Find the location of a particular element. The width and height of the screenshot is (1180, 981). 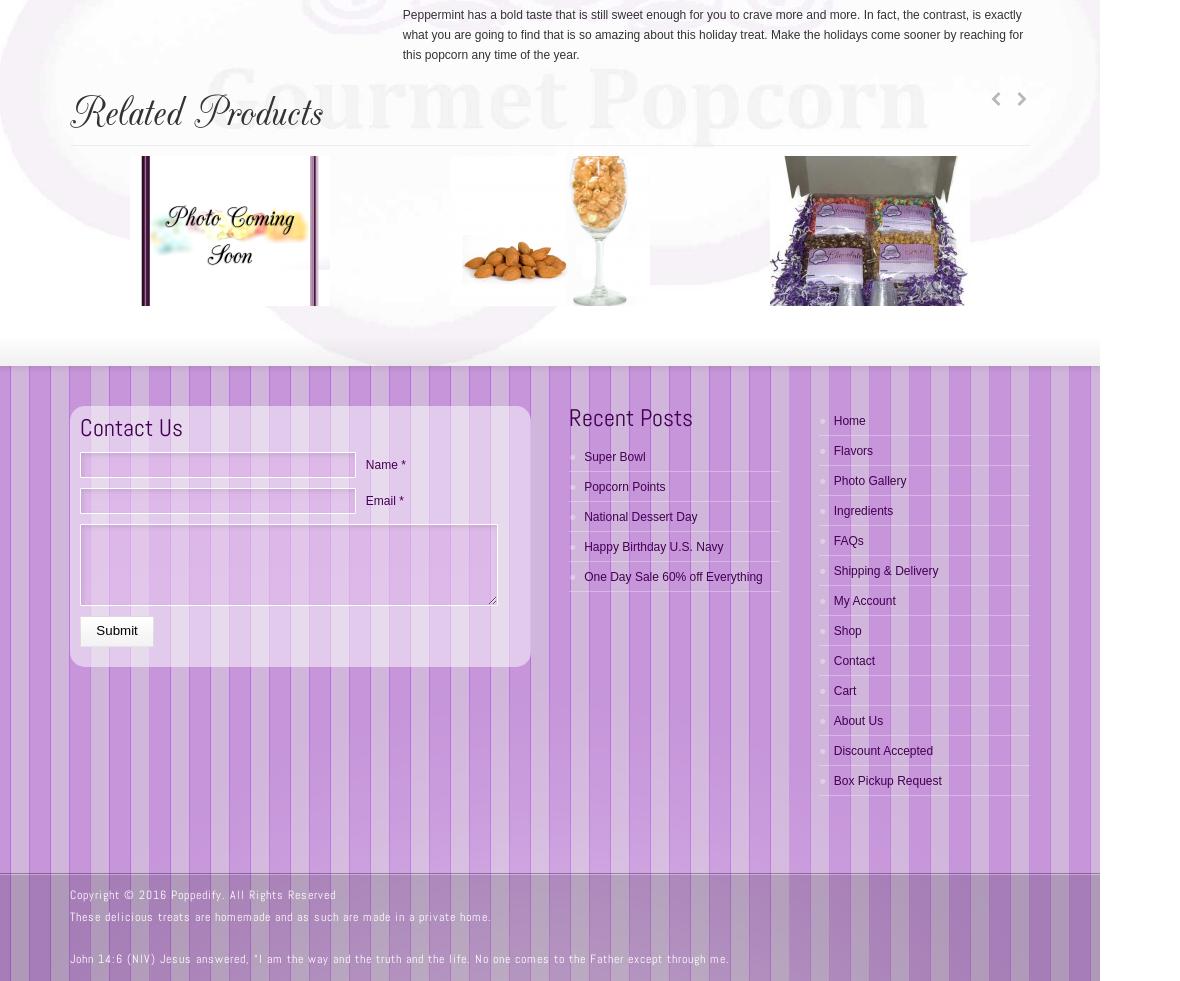

'These delicious treats are homemade and as such are made in a private home.' is located at coordinates (280, 917).